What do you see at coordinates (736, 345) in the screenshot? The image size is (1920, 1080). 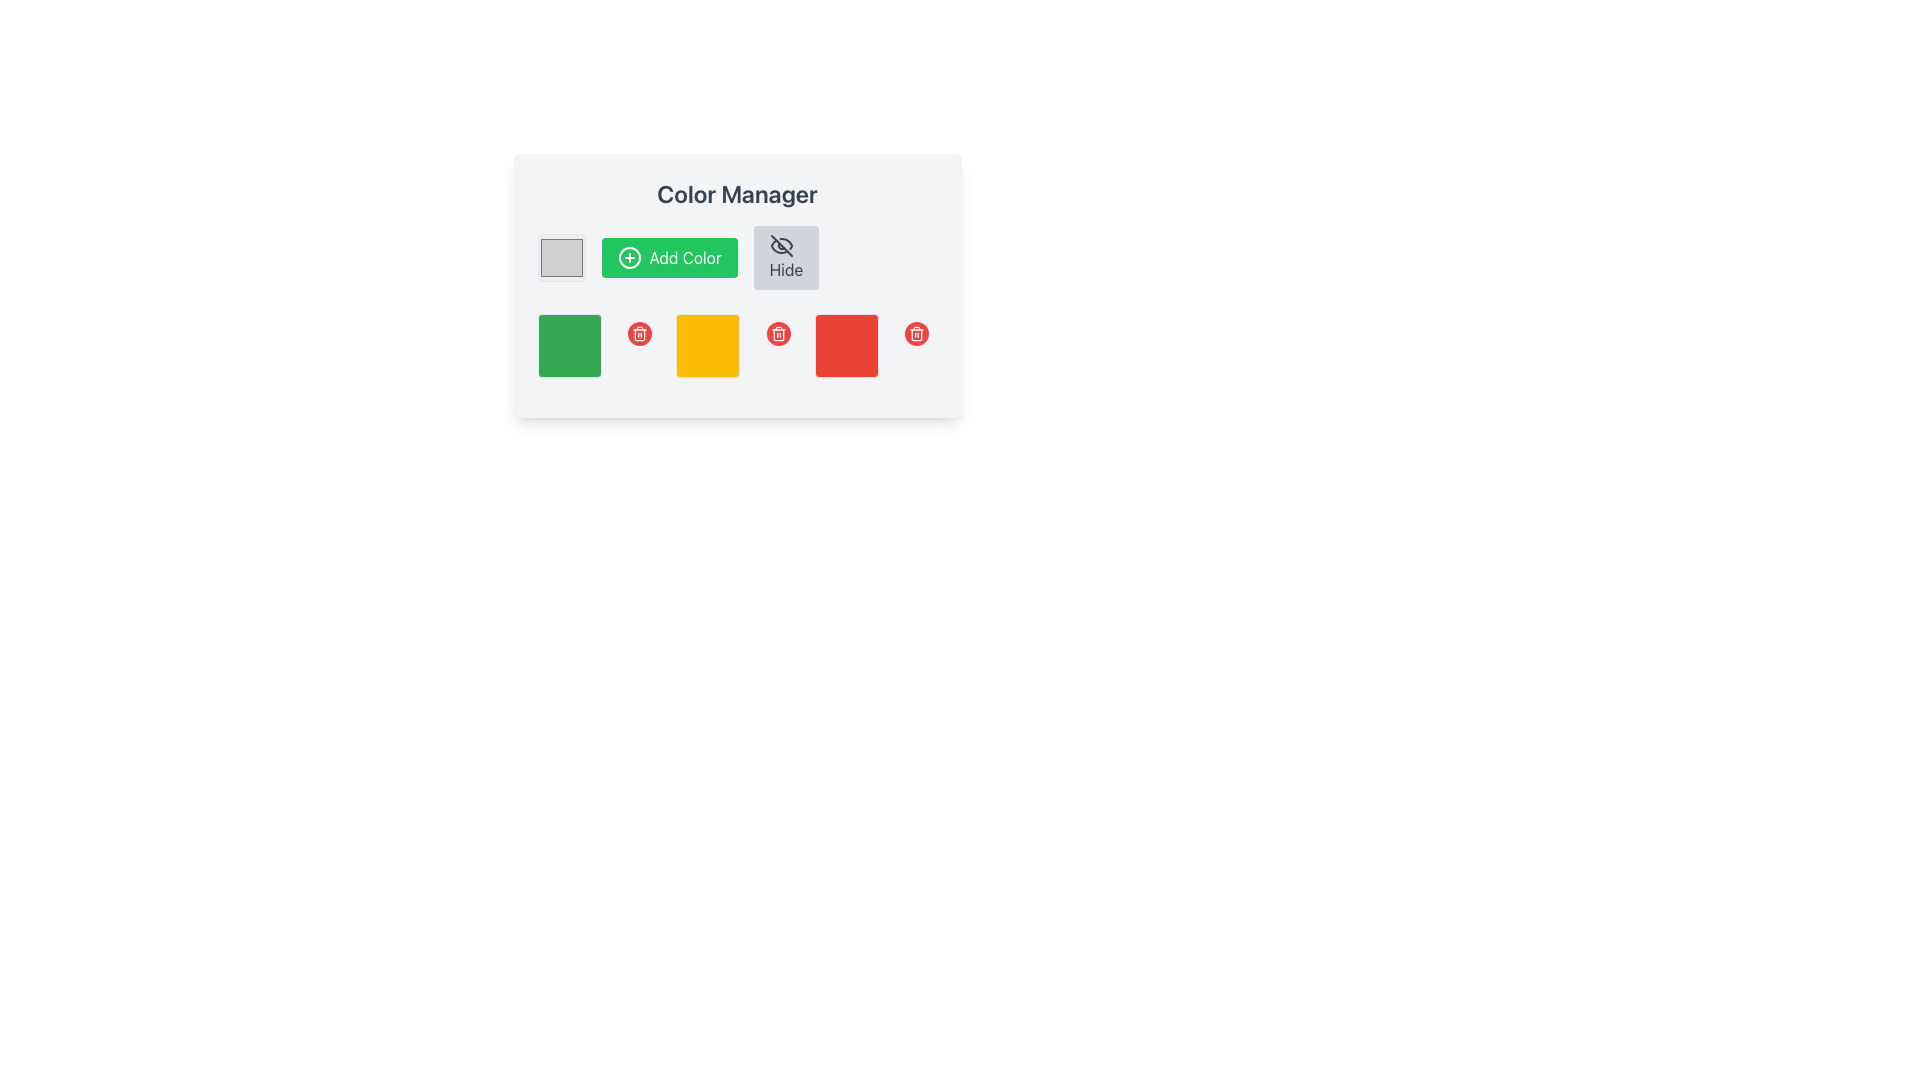 I see `the second square in a horizontal row of three within the color selector grid interface` at bounding box center [736, 345].